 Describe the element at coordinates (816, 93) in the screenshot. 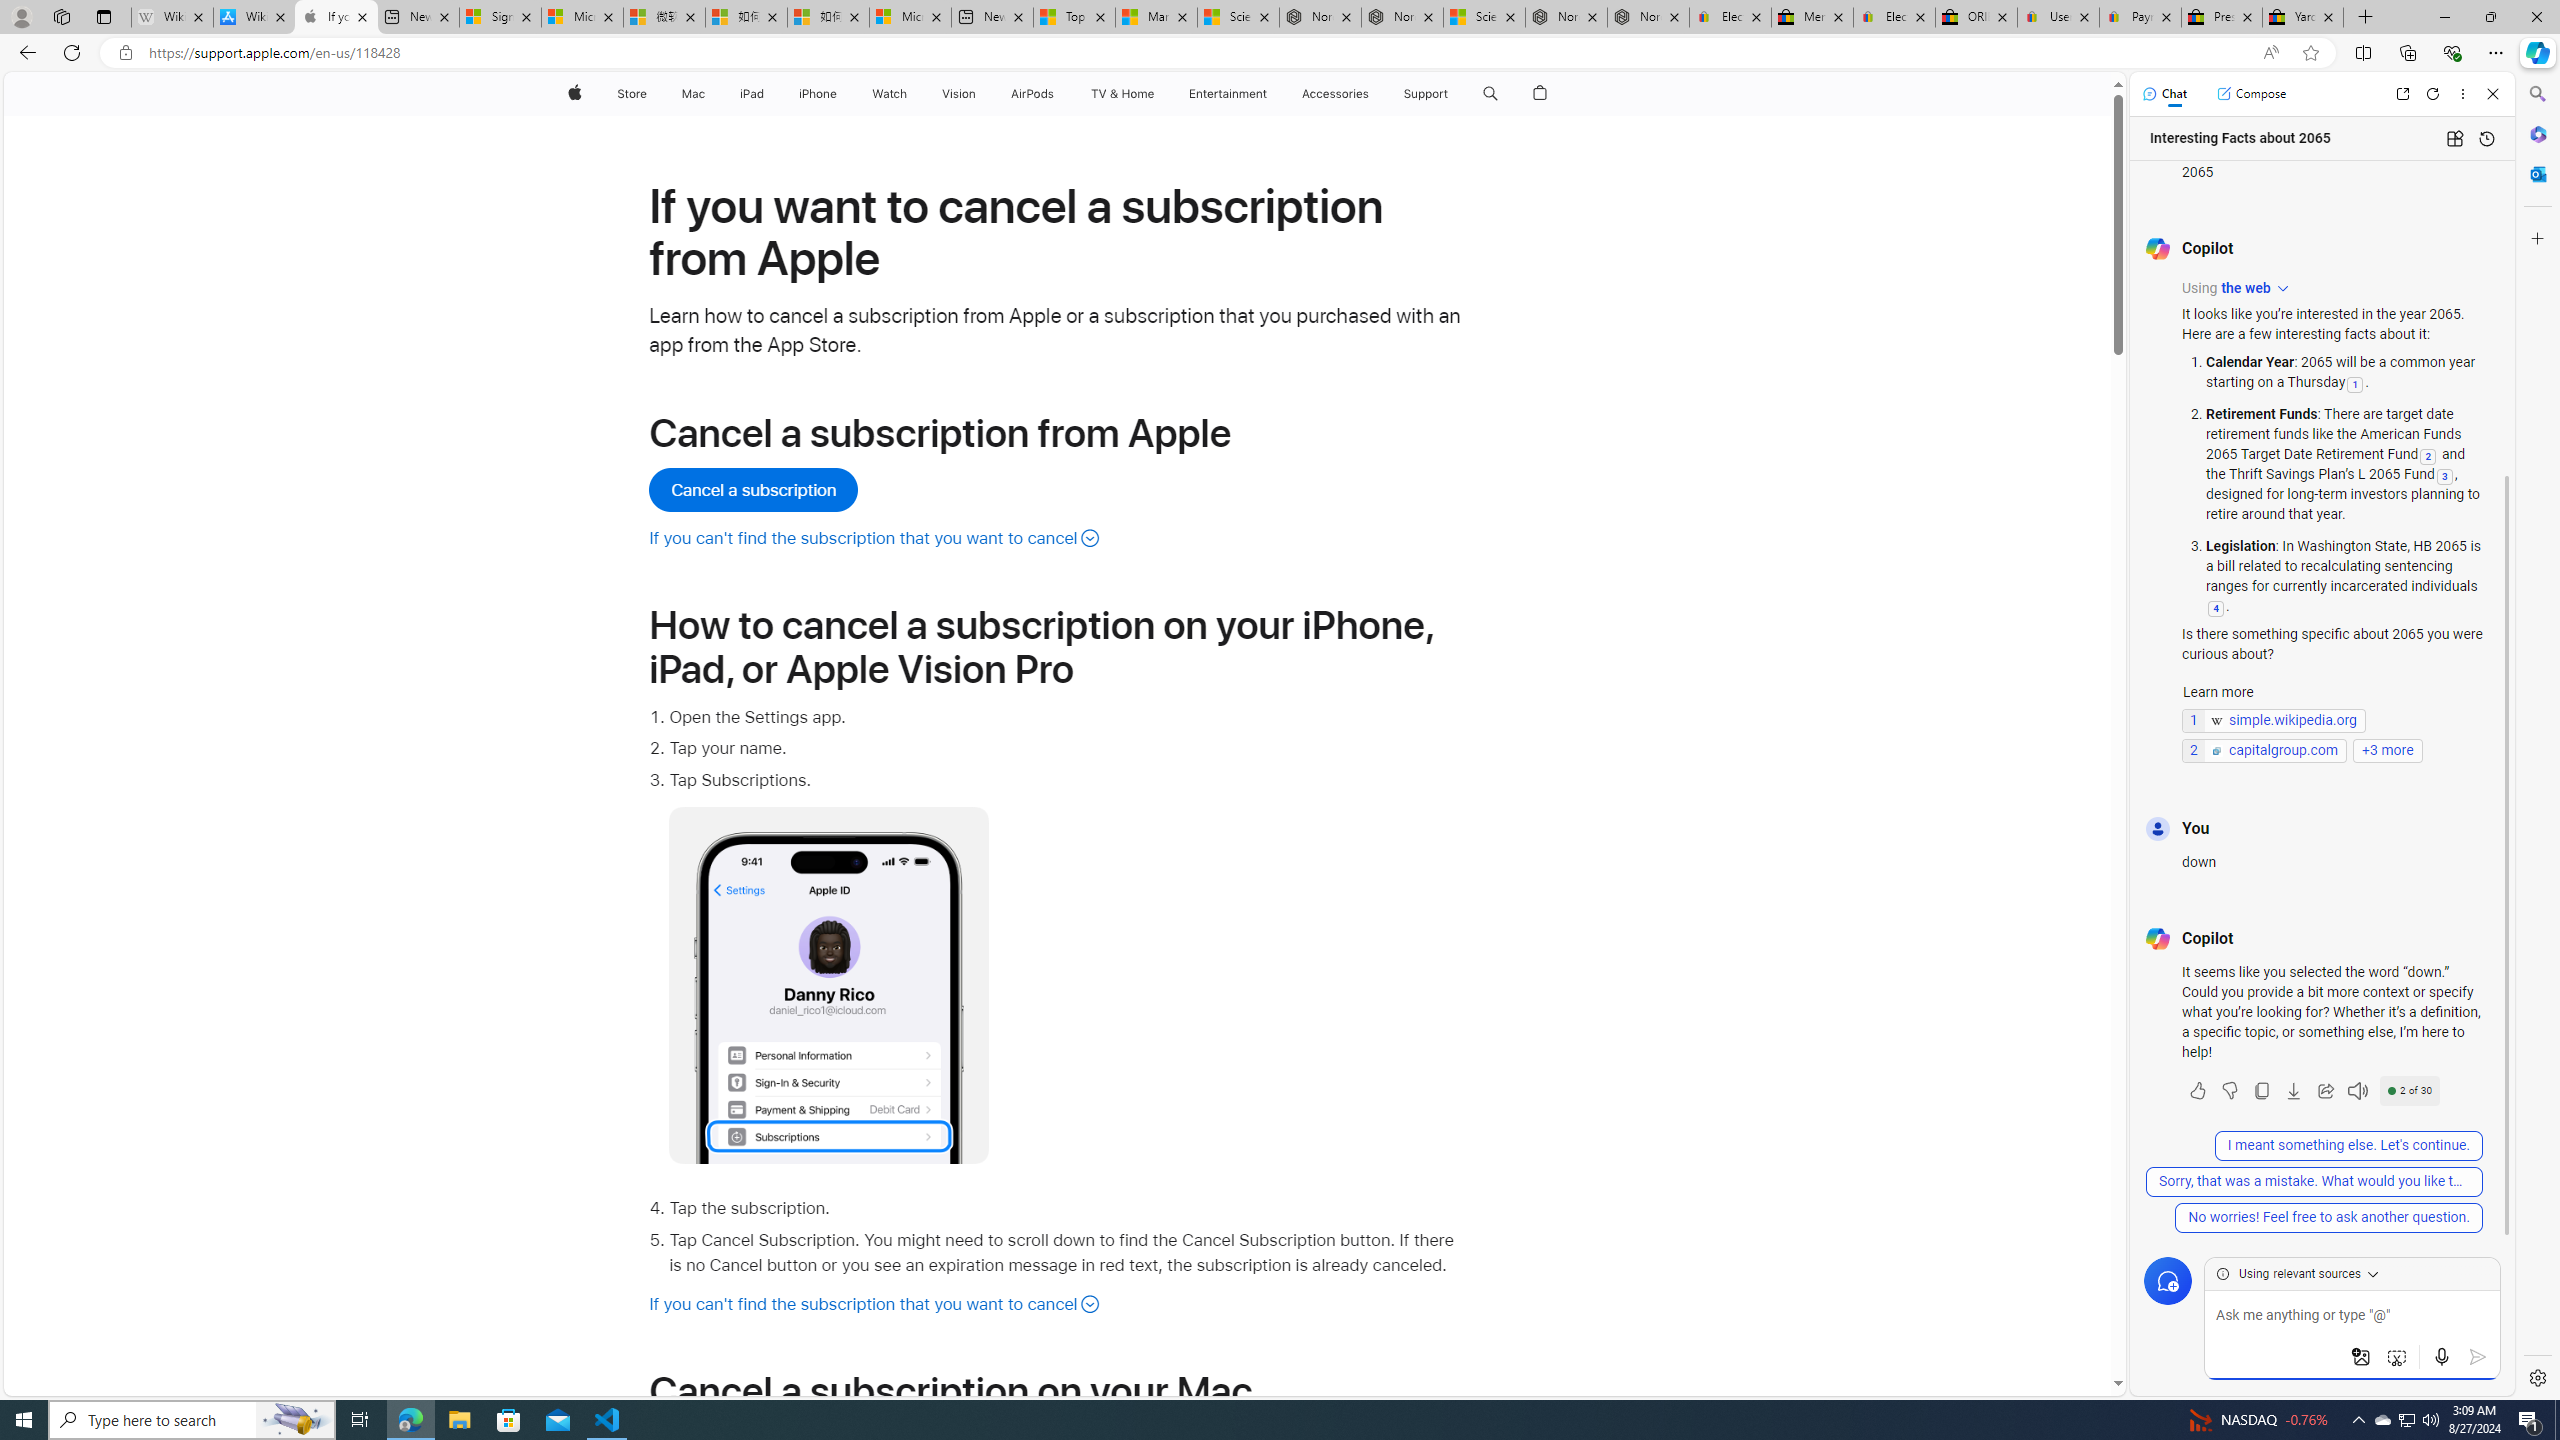

I see `'iPhone'` at that location.